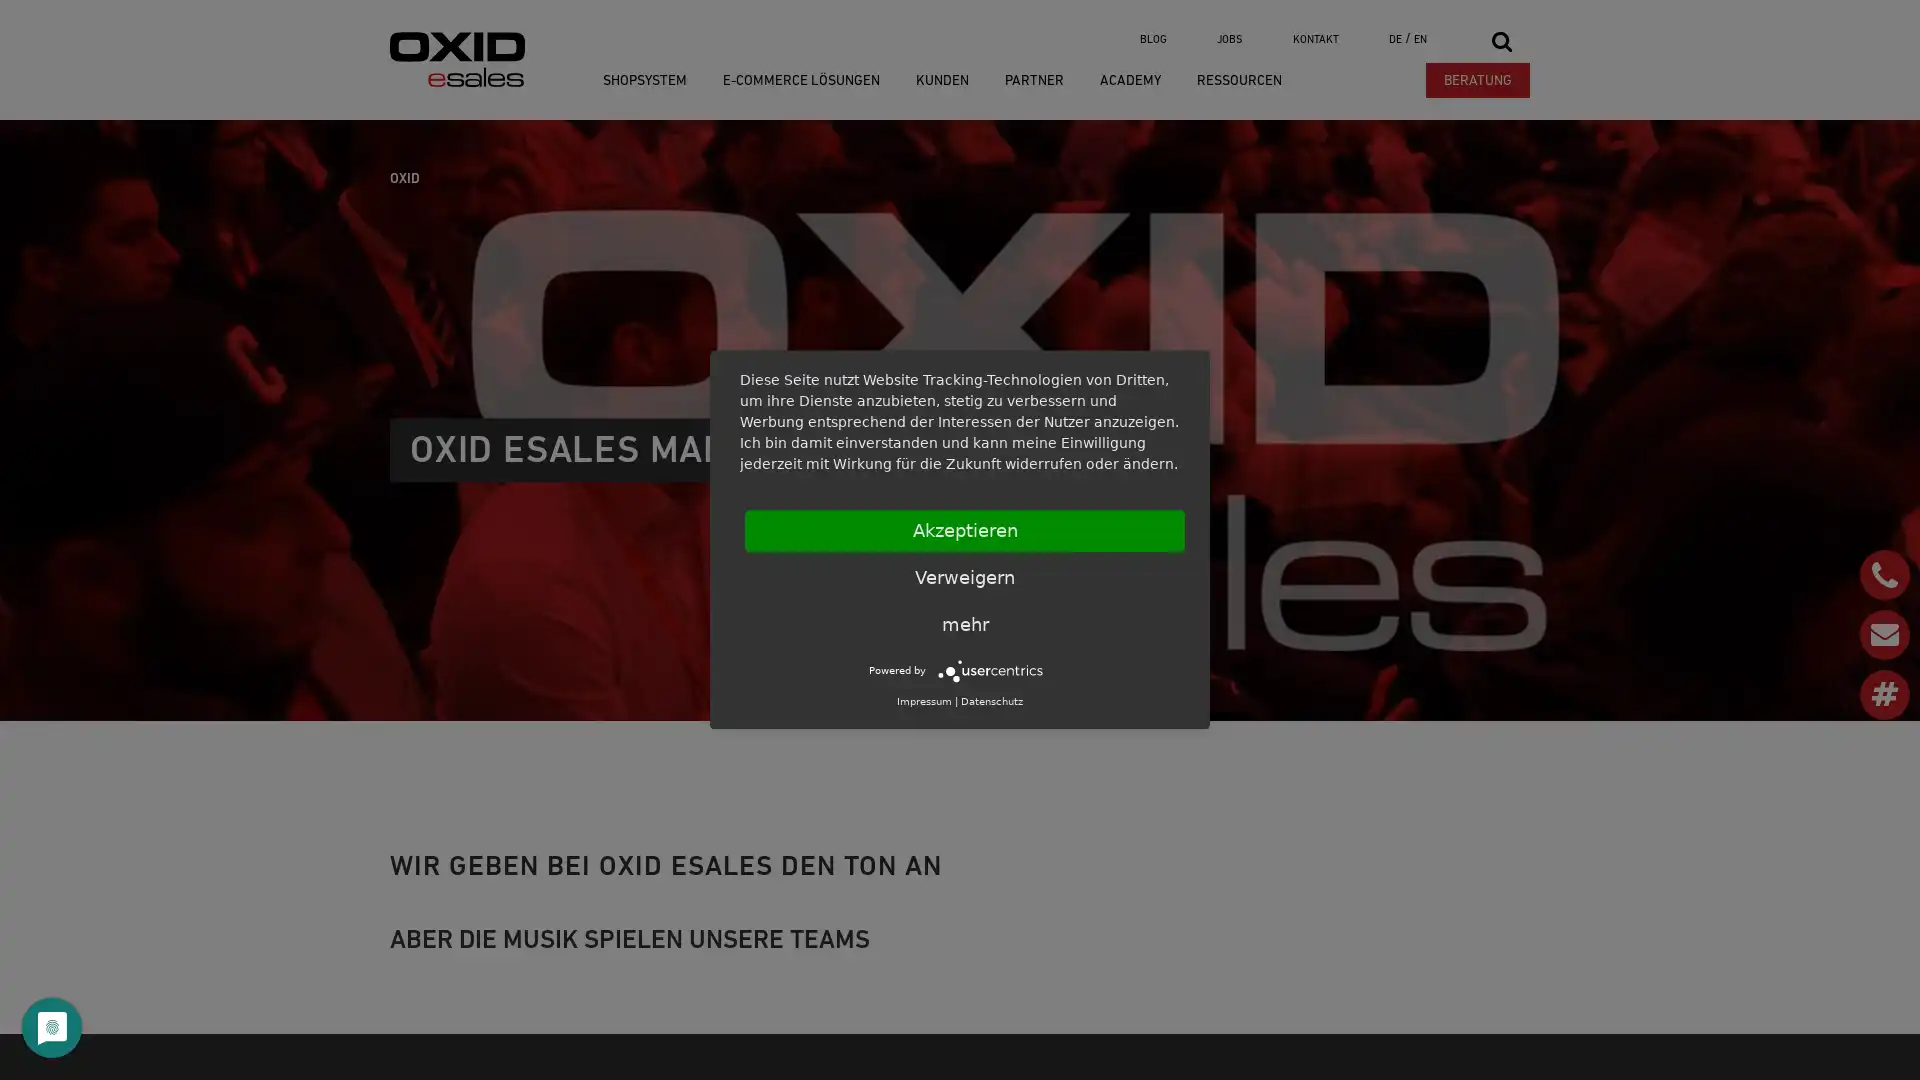 The image size is (1920, 1080). What do you see at coordinates (964, 530) in the screenshot?
I see `Akzeptieren` at bounding box center [964, 530].